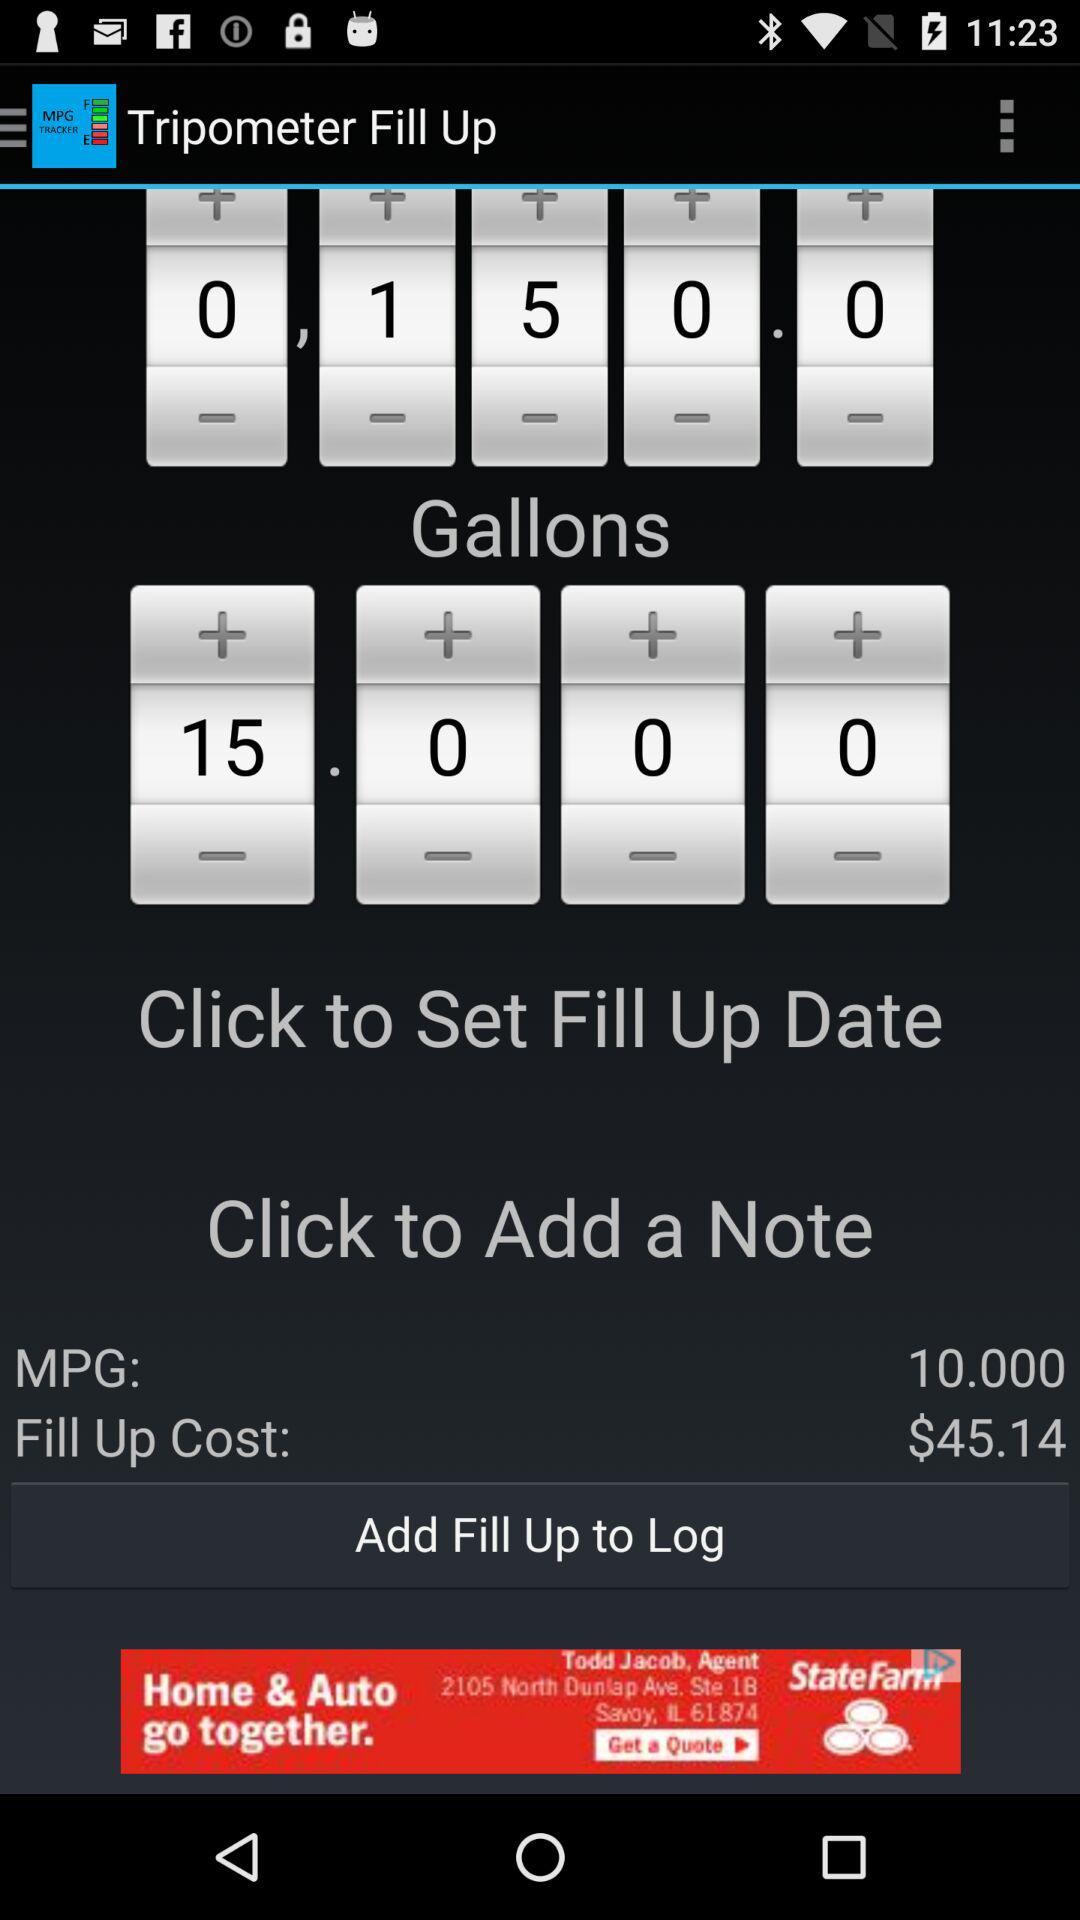 The width and height of the screenshot is (1080, 1920). Describe the element at coordinates (222, 858) in the screenshot. I see `lower the number` at that location.